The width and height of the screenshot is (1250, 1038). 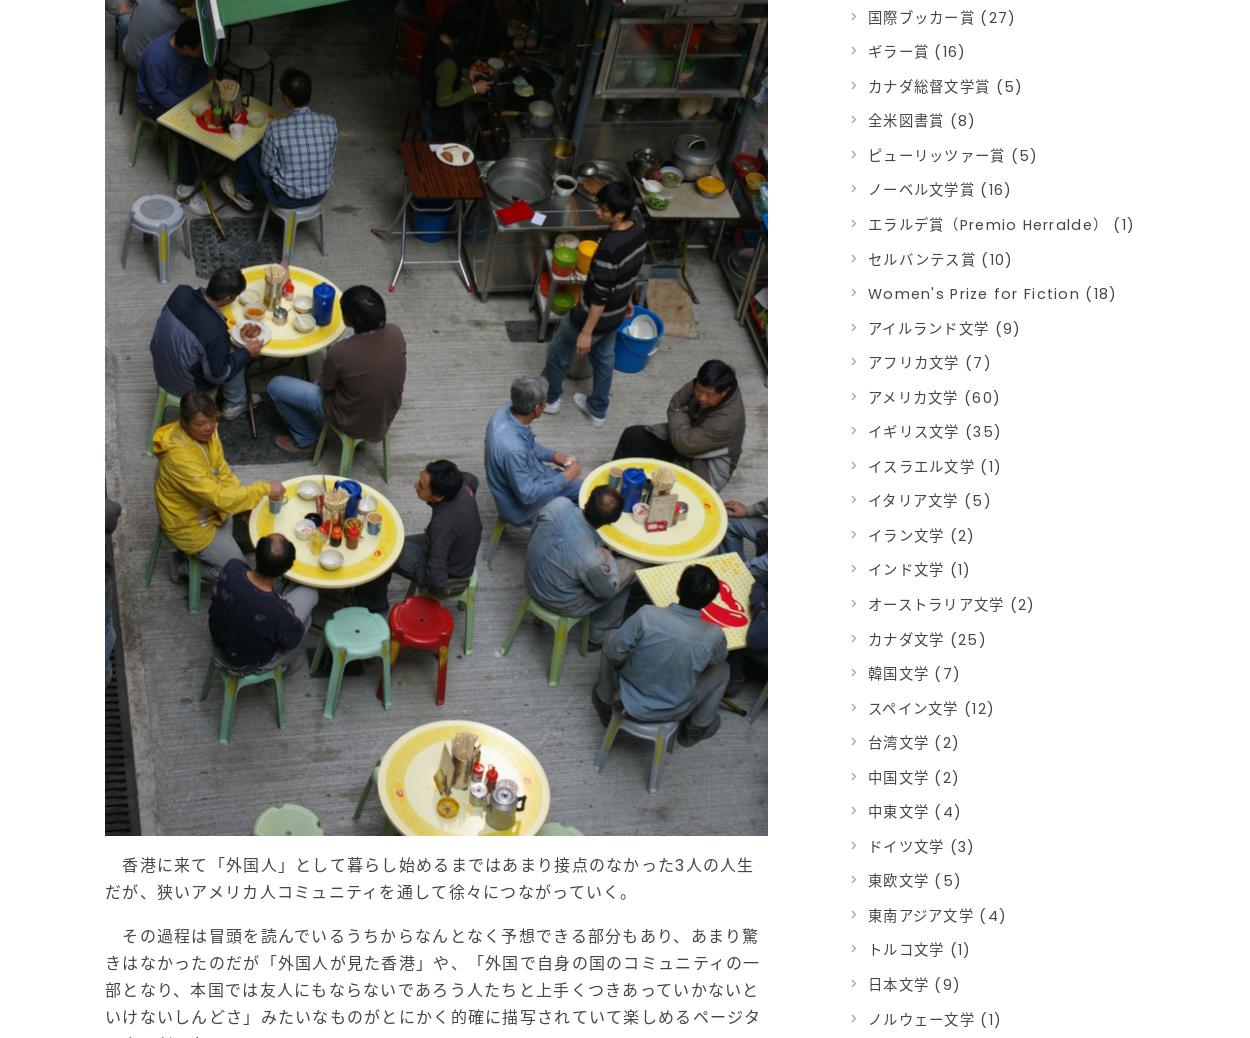 I want to click on 'ドイツ文学 (3)', so click(x=921, y=845).